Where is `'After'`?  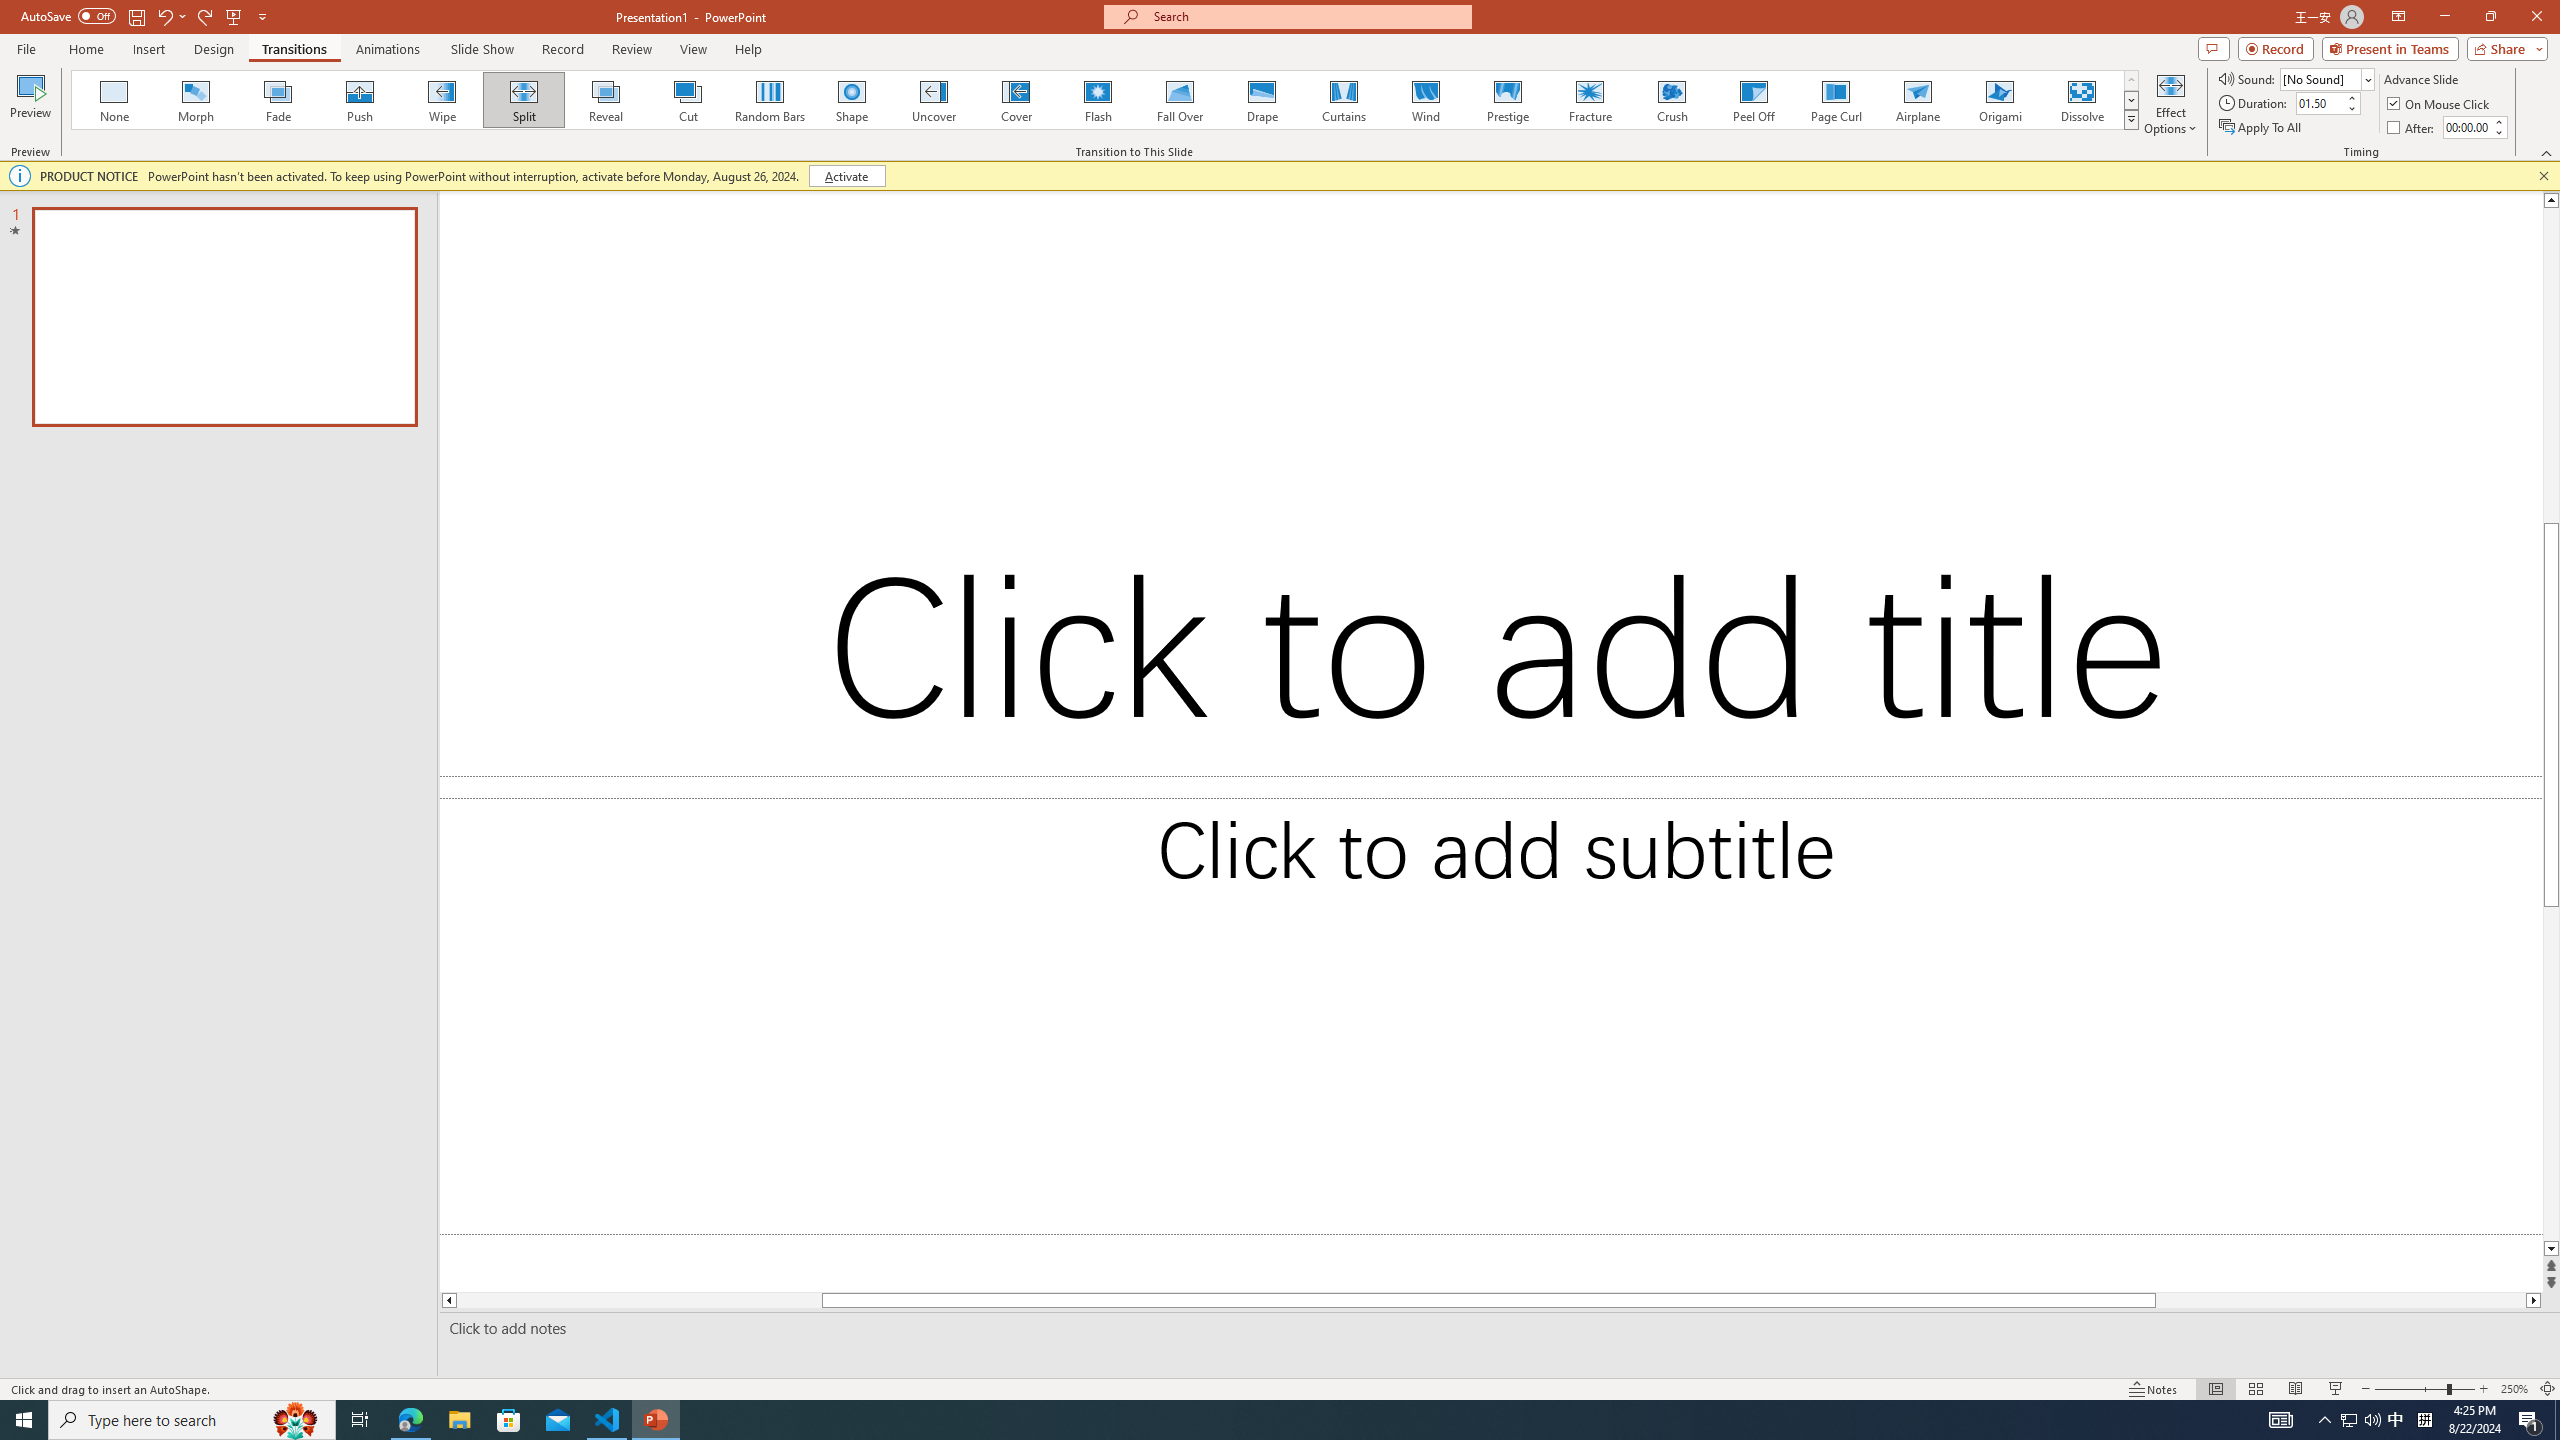
'After' is located at coordinates (2466, 126).